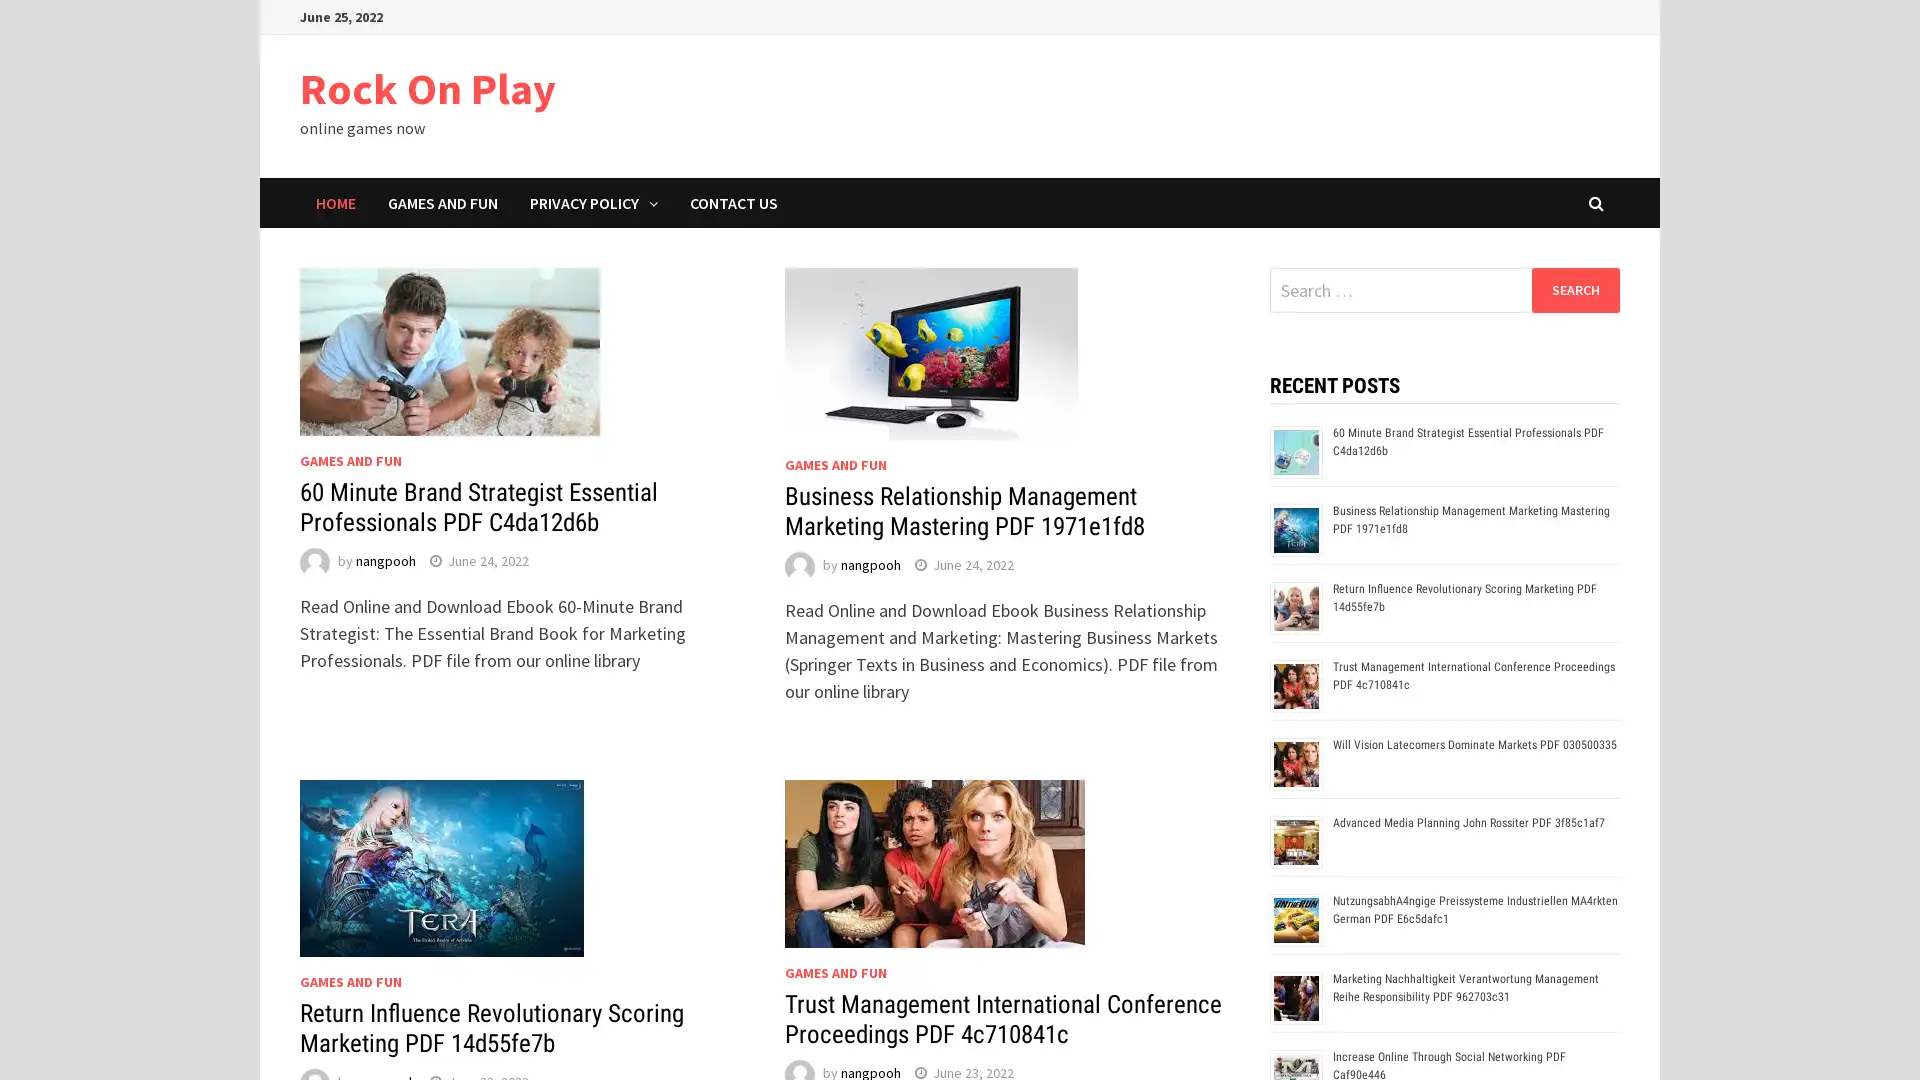 The image size is (1920, 1080). I want to click on Search, so click(1574, 289).